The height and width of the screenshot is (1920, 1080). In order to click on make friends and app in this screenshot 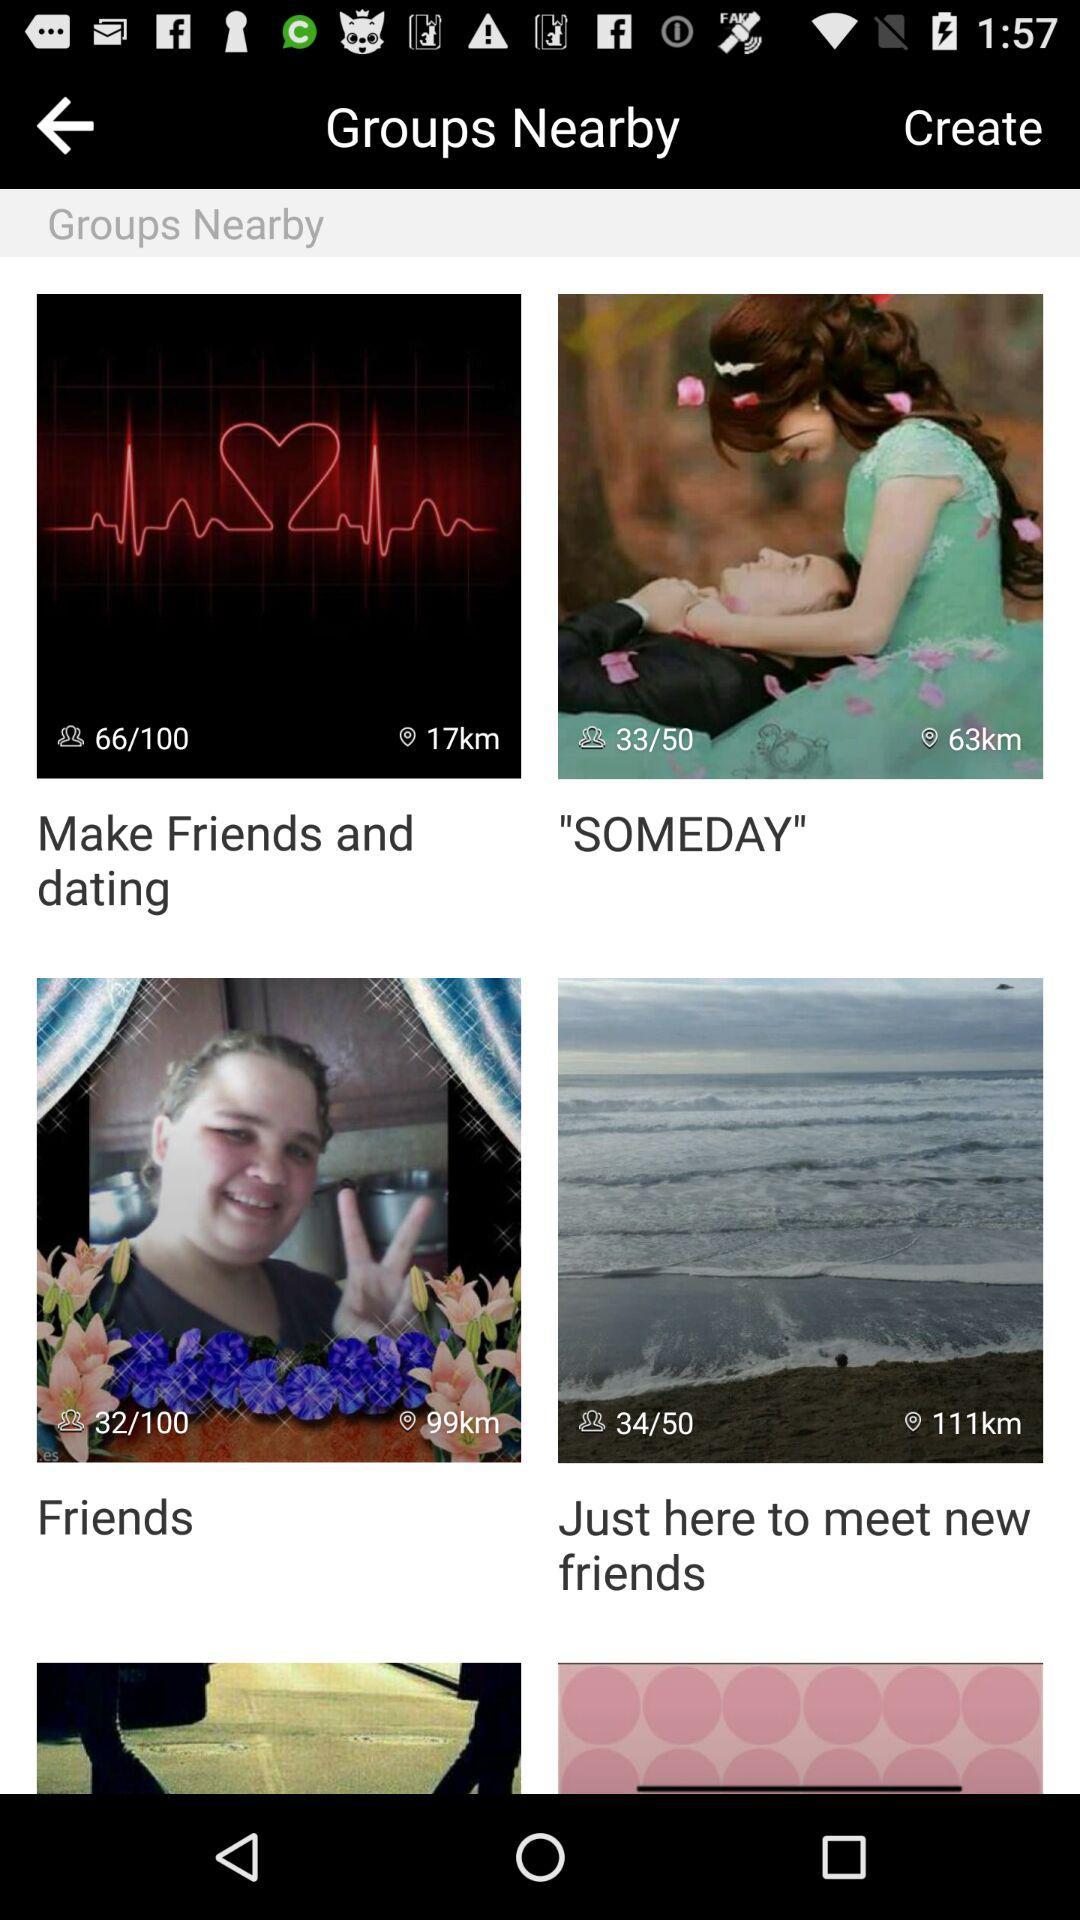, I will do `click(278, 859)`.